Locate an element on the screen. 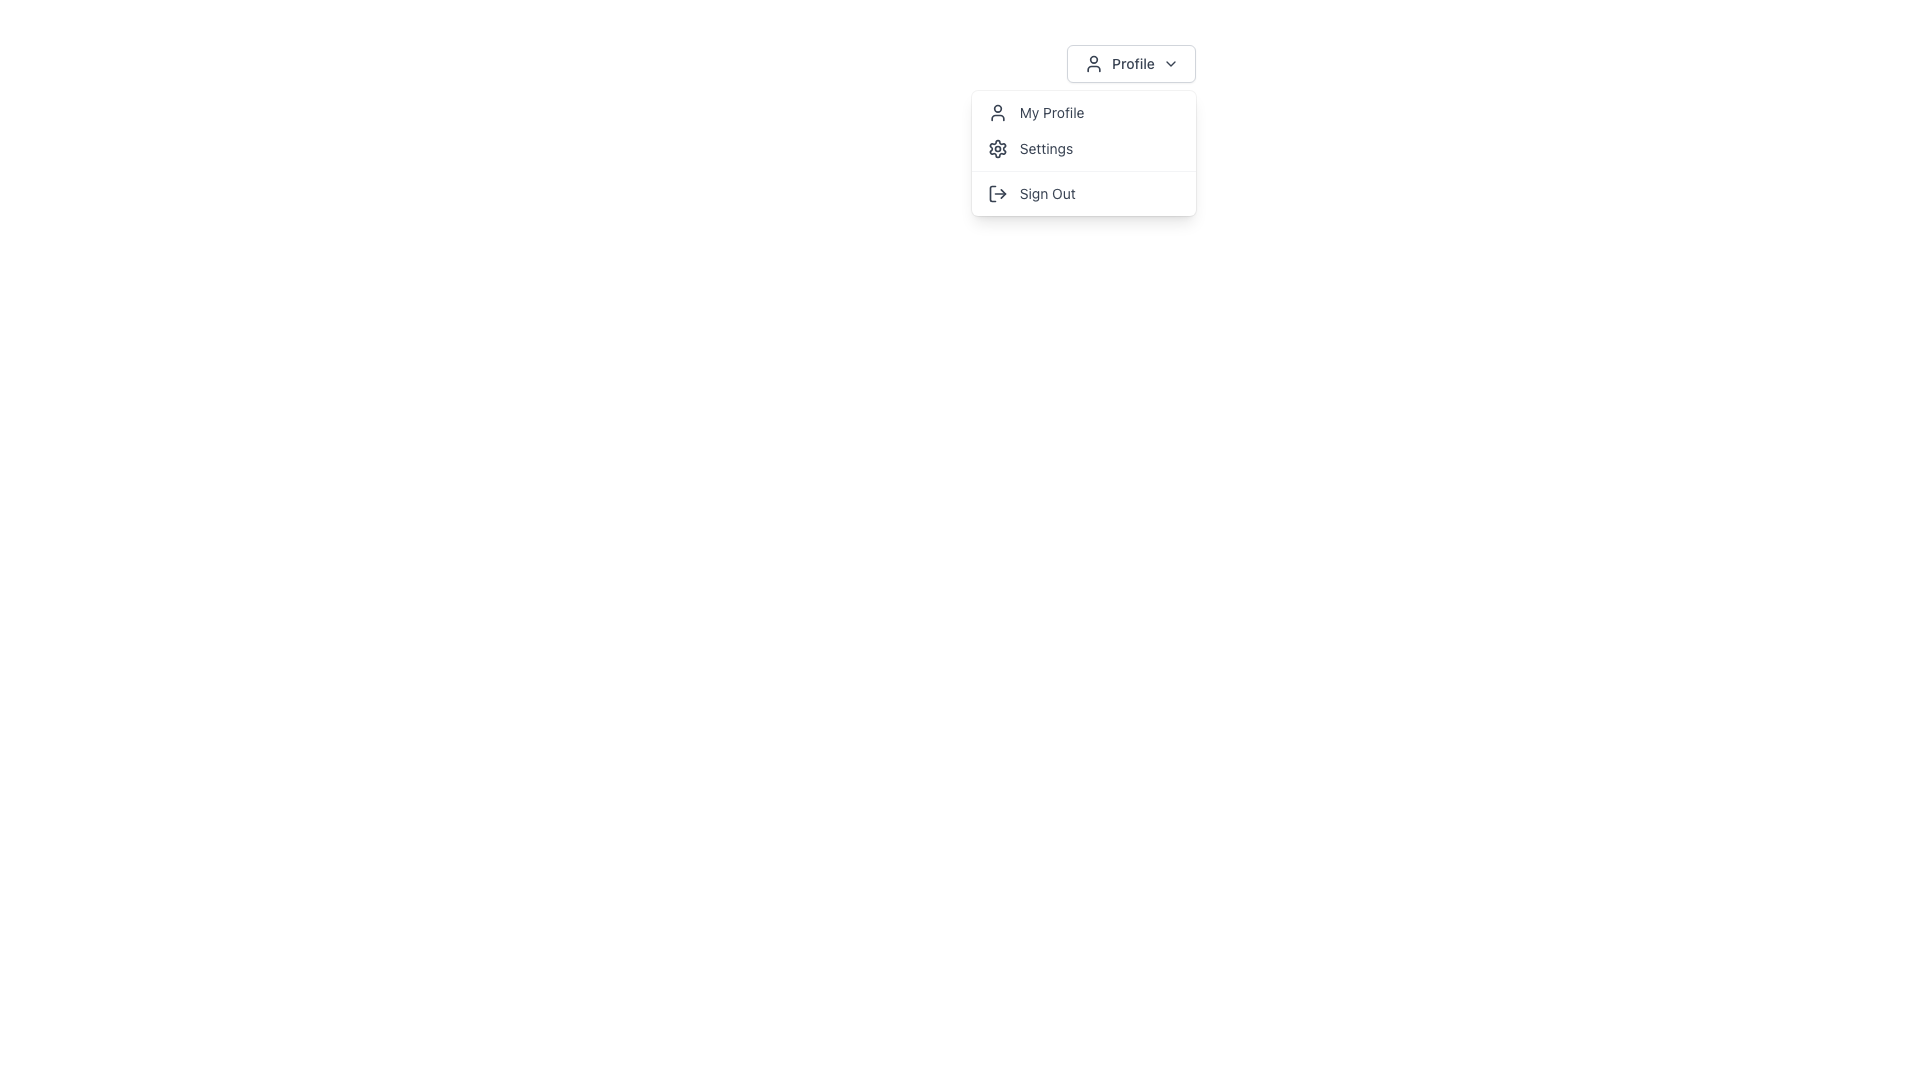 The width and height of the screenshot is (1920, 1080). the dropdown menu icon next to the 'Profile' button is located at coordinates (1170, 63).